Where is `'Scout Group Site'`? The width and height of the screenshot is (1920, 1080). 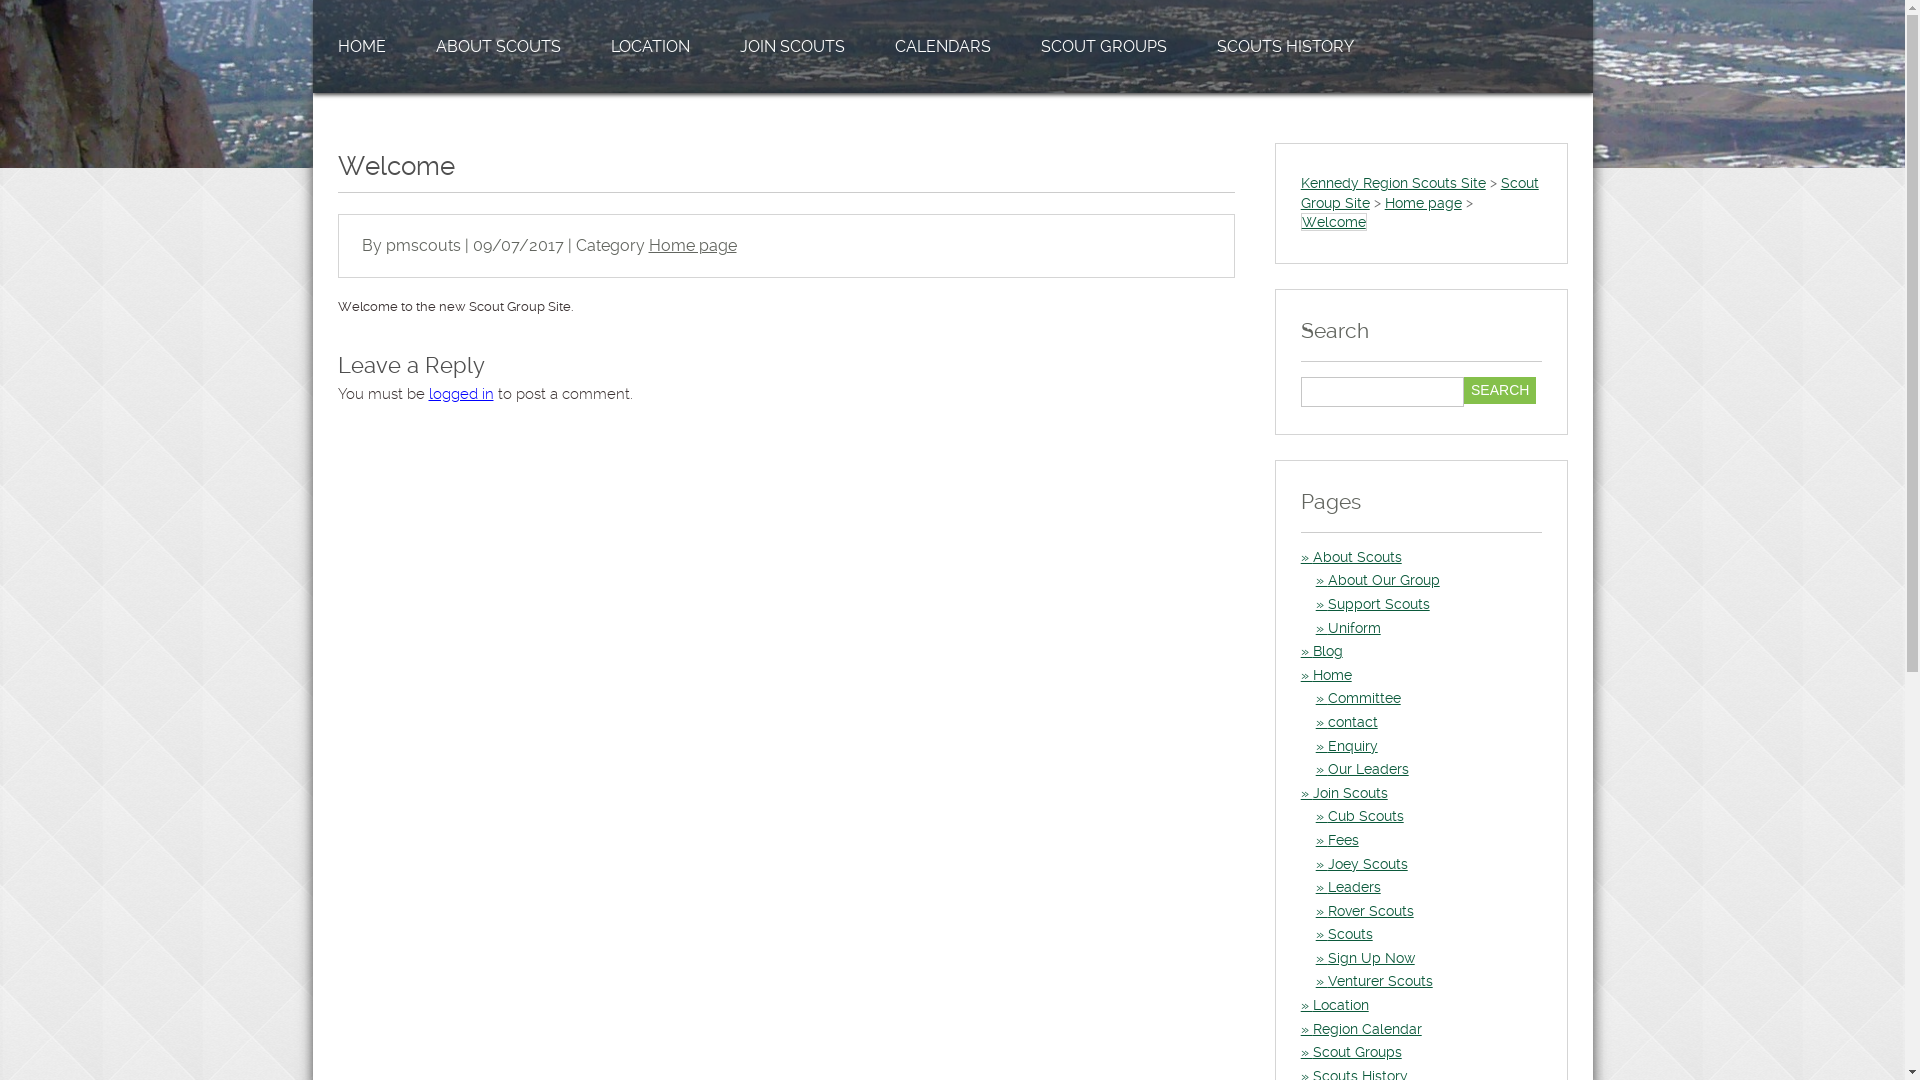
'Scout Group Site' is located at coordinates (1419, 192).